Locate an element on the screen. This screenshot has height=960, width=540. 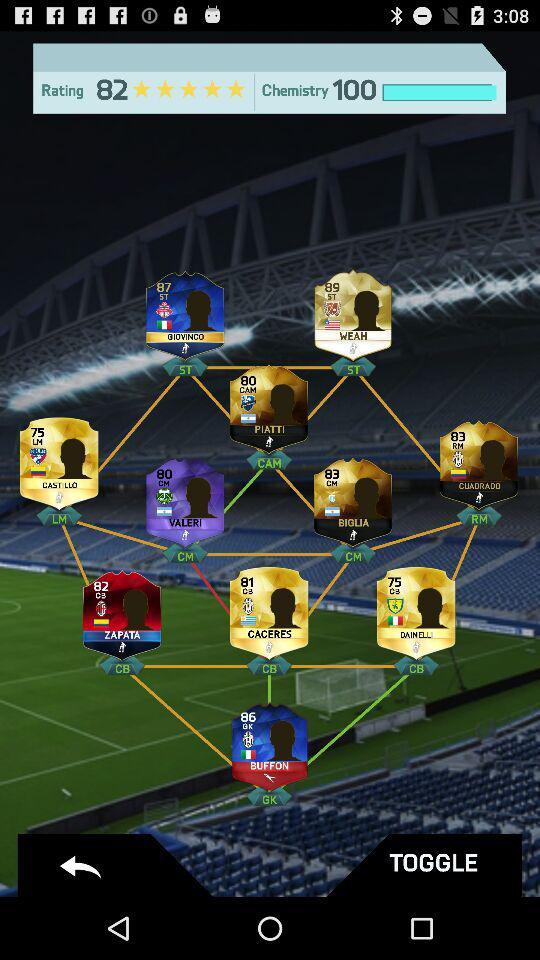
platti player is located at coordinates (269, 403).